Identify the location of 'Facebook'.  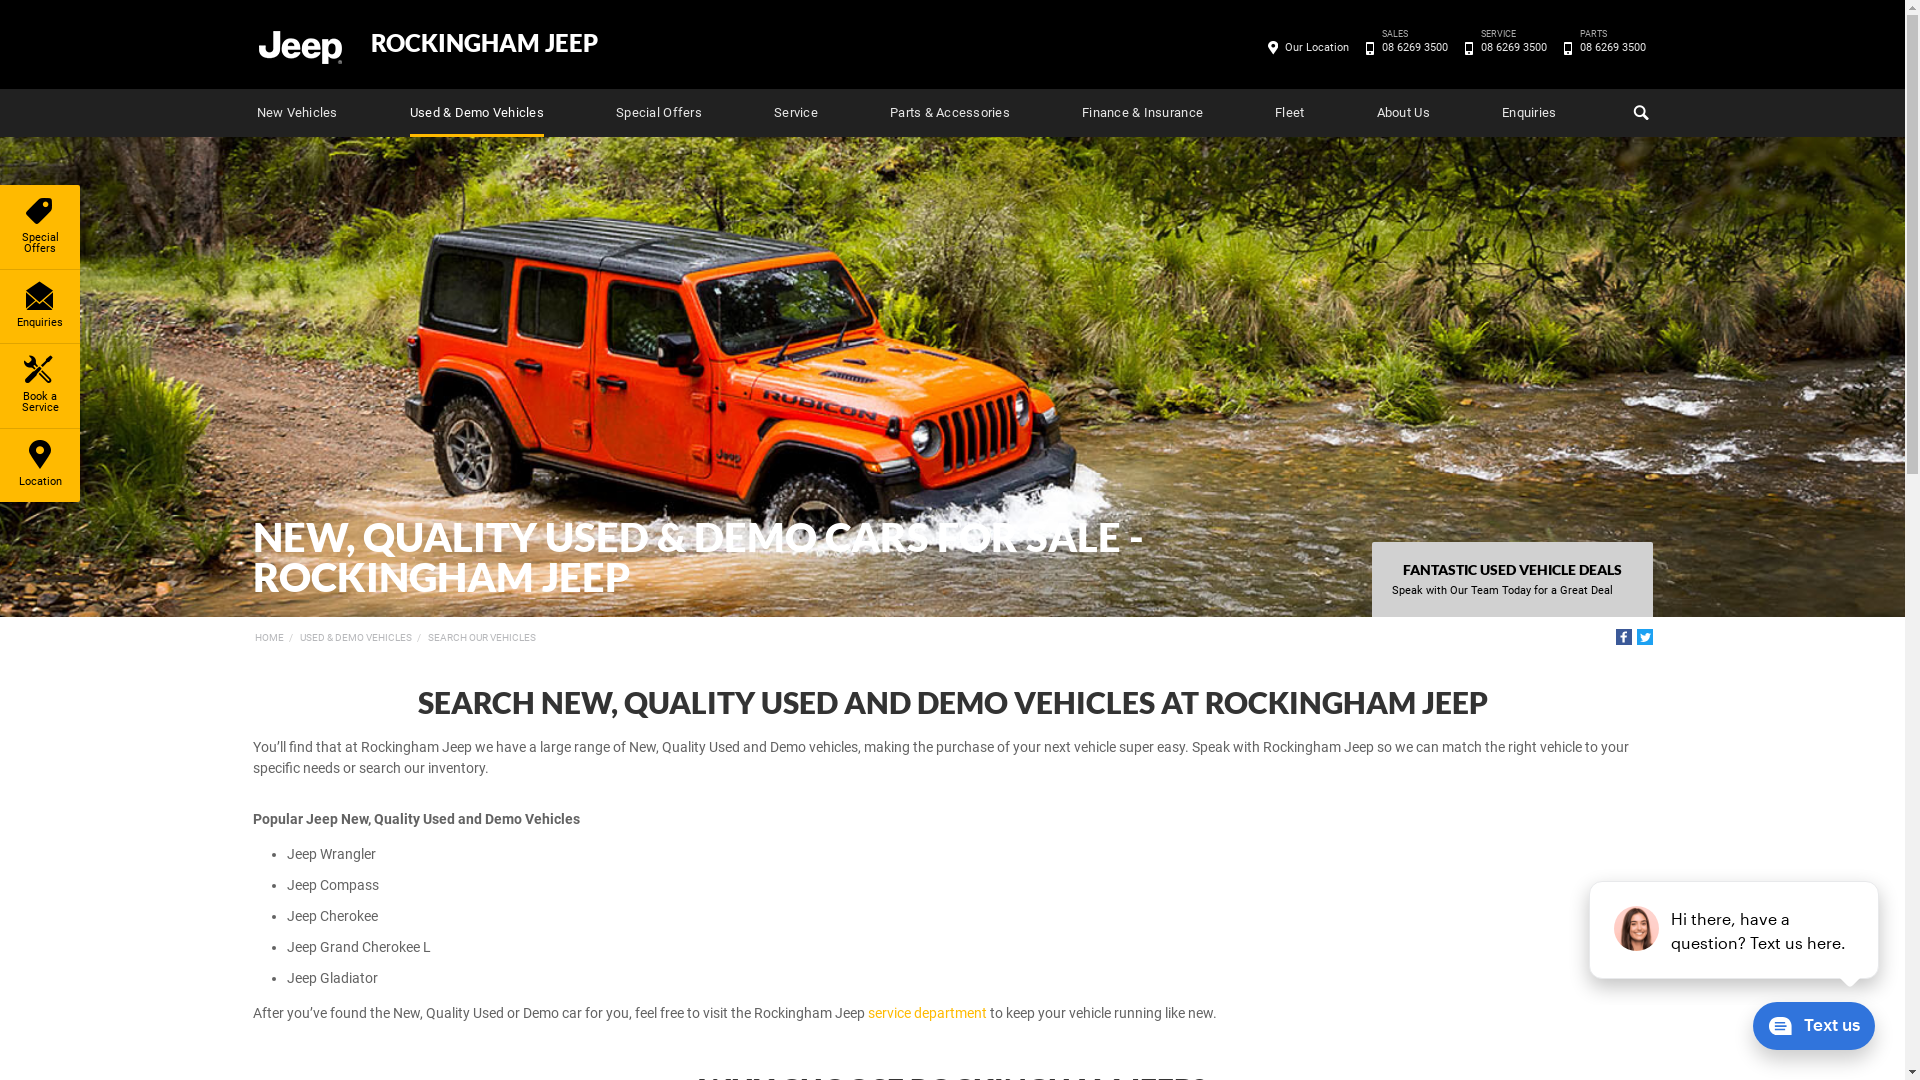
(1623, 636).